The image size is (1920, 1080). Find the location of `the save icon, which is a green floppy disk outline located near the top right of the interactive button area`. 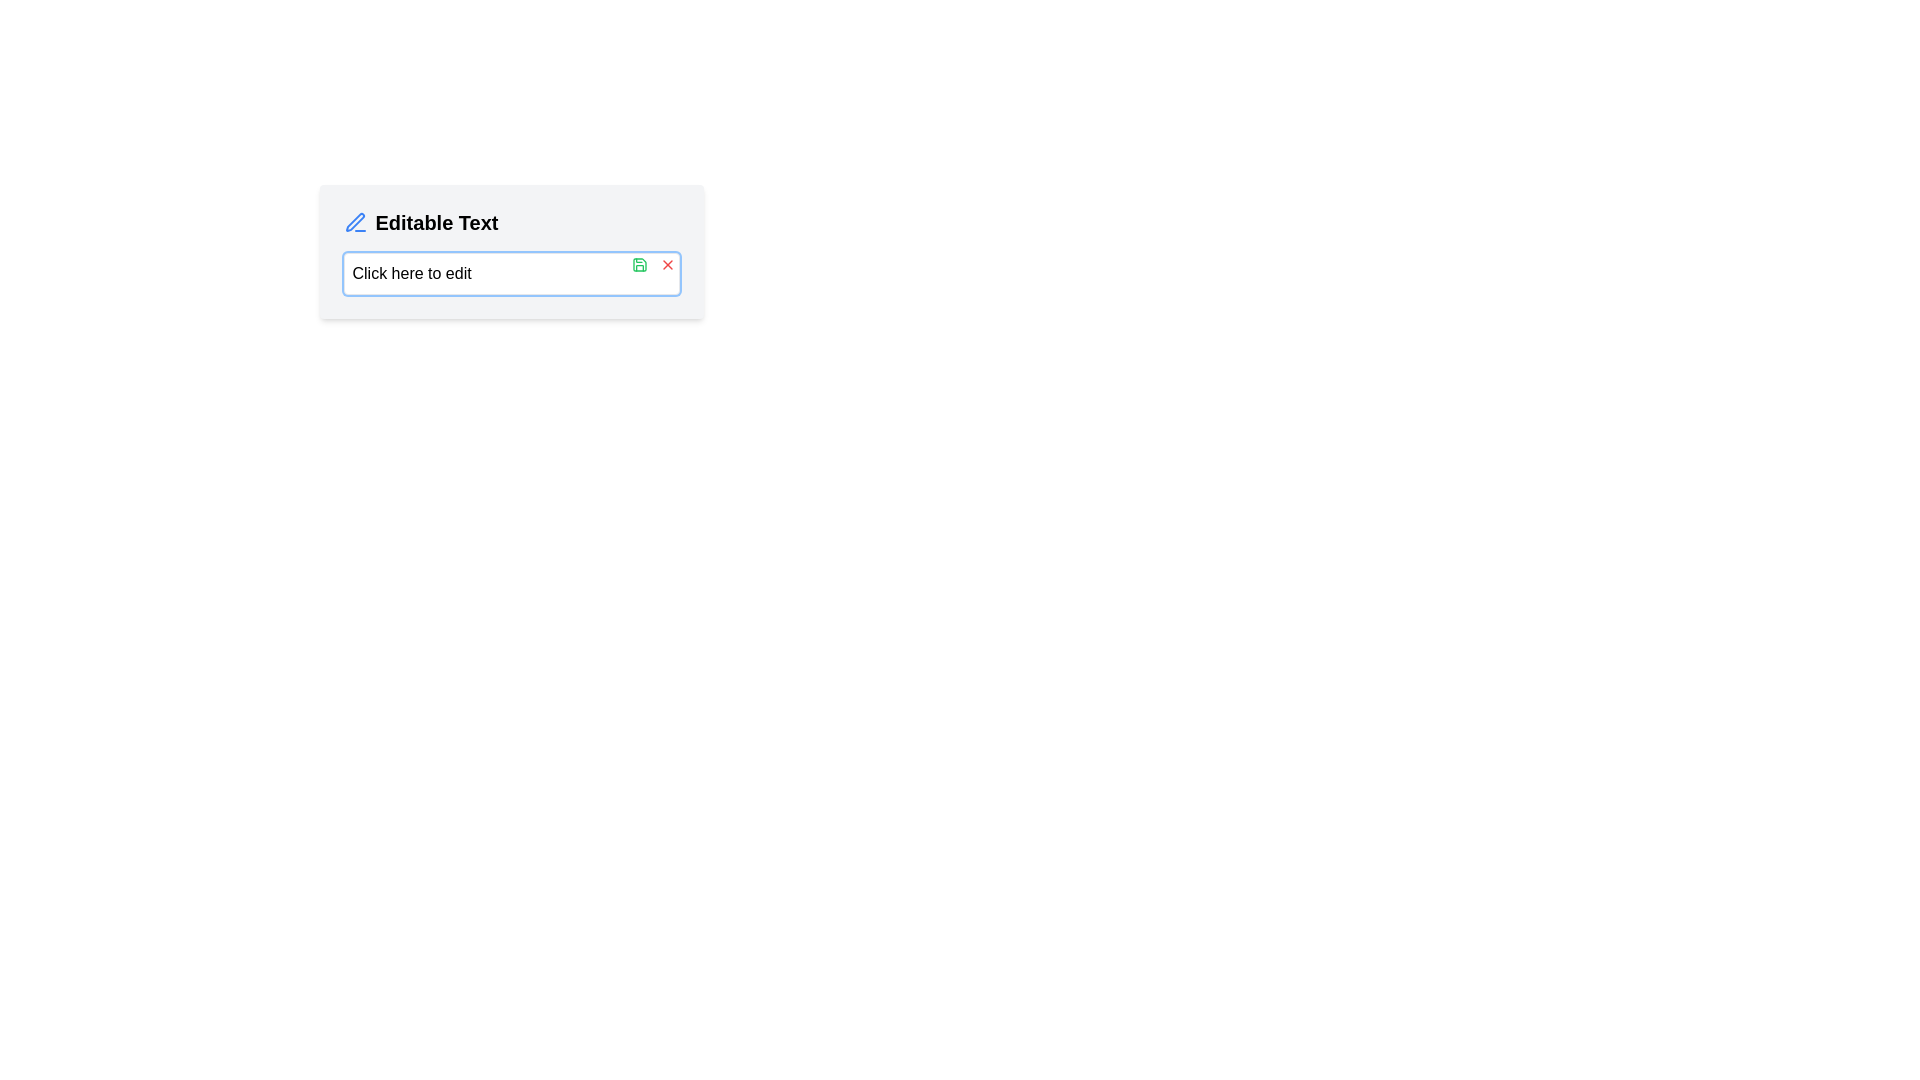

the save icon, which is a green floppy disk outline located near the top right of the interactive button area is located at coordinates (638, 264).